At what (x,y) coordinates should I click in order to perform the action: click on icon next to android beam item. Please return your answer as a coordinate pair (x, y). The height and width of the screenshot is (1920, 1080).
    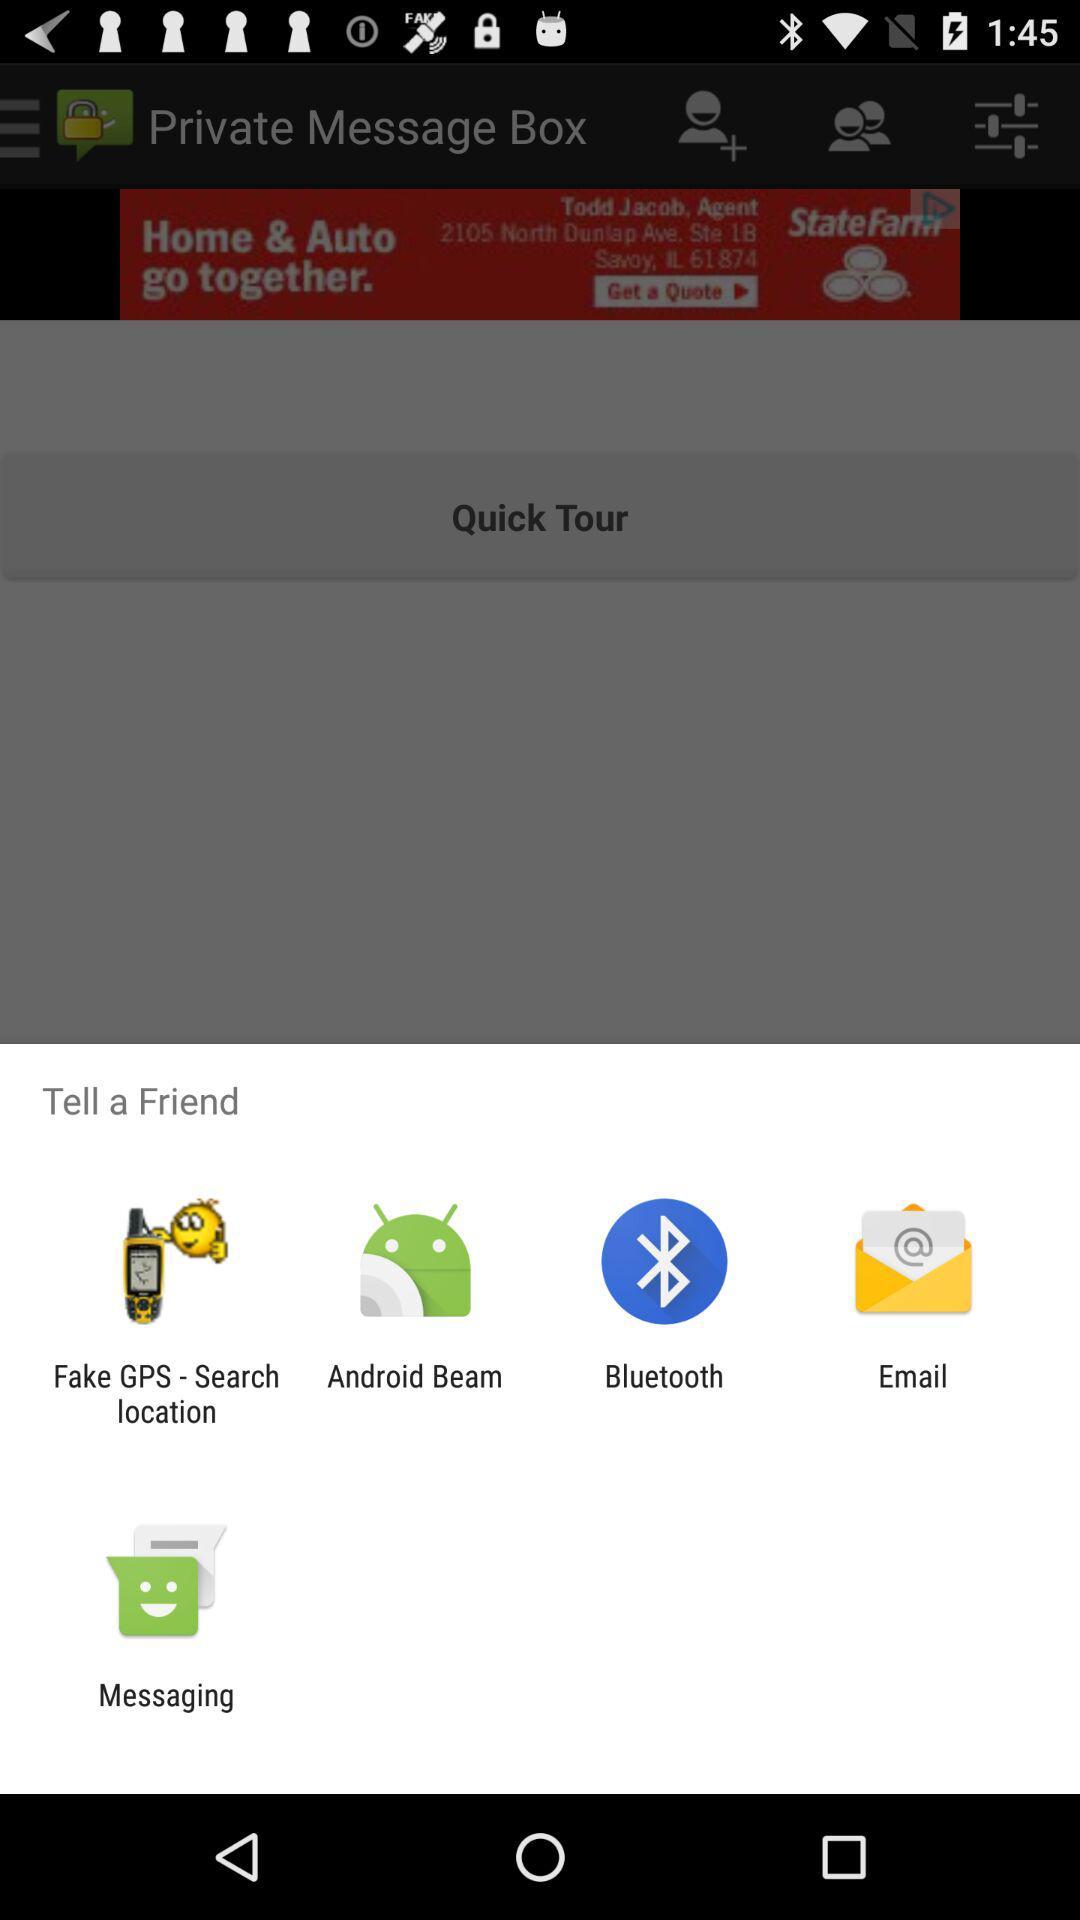
    Looking at the image, I should click on (165, 1392).